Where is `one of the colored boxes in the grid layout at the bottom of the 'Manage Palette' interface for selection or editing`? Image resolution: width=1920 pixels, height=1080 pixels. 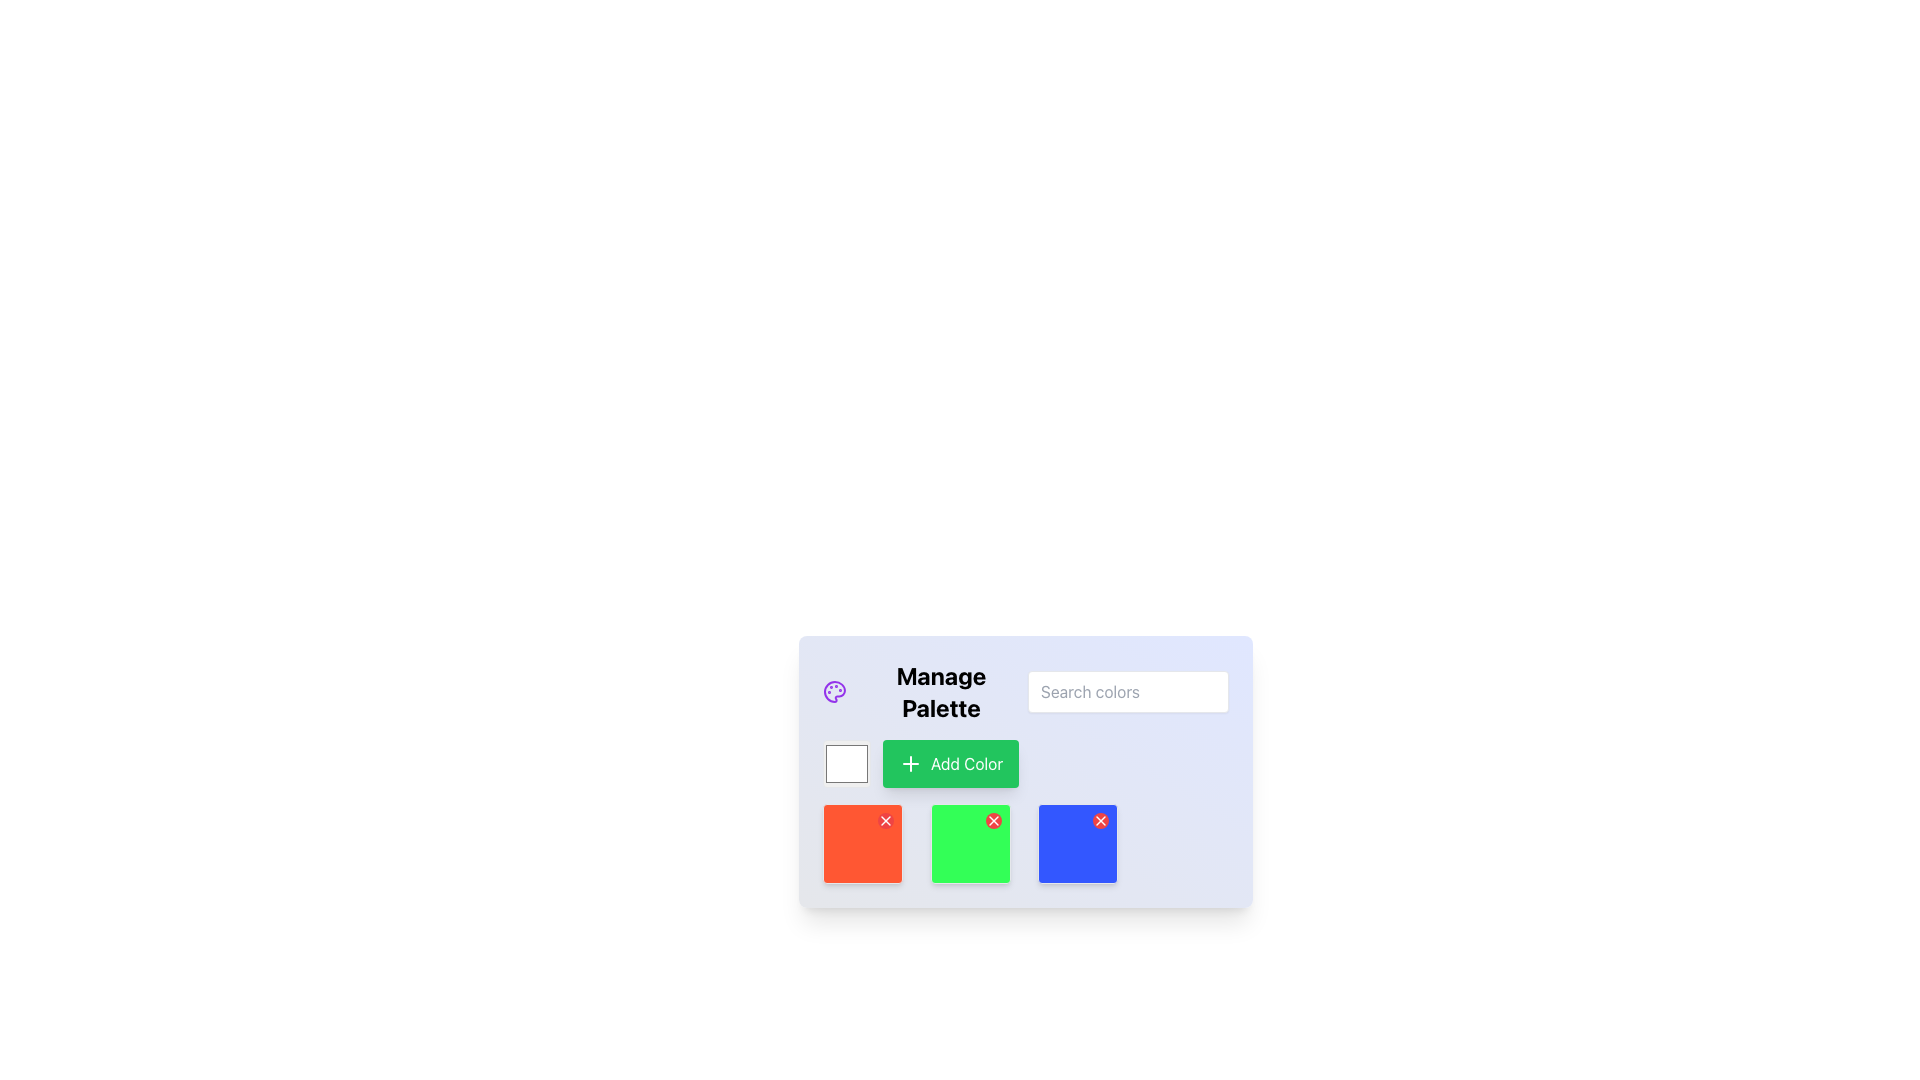
one of the colored boxes in the grid layout at the bottom of the 'Manage Palette' interface for selection or editing is located at coordinates (1026, 844).